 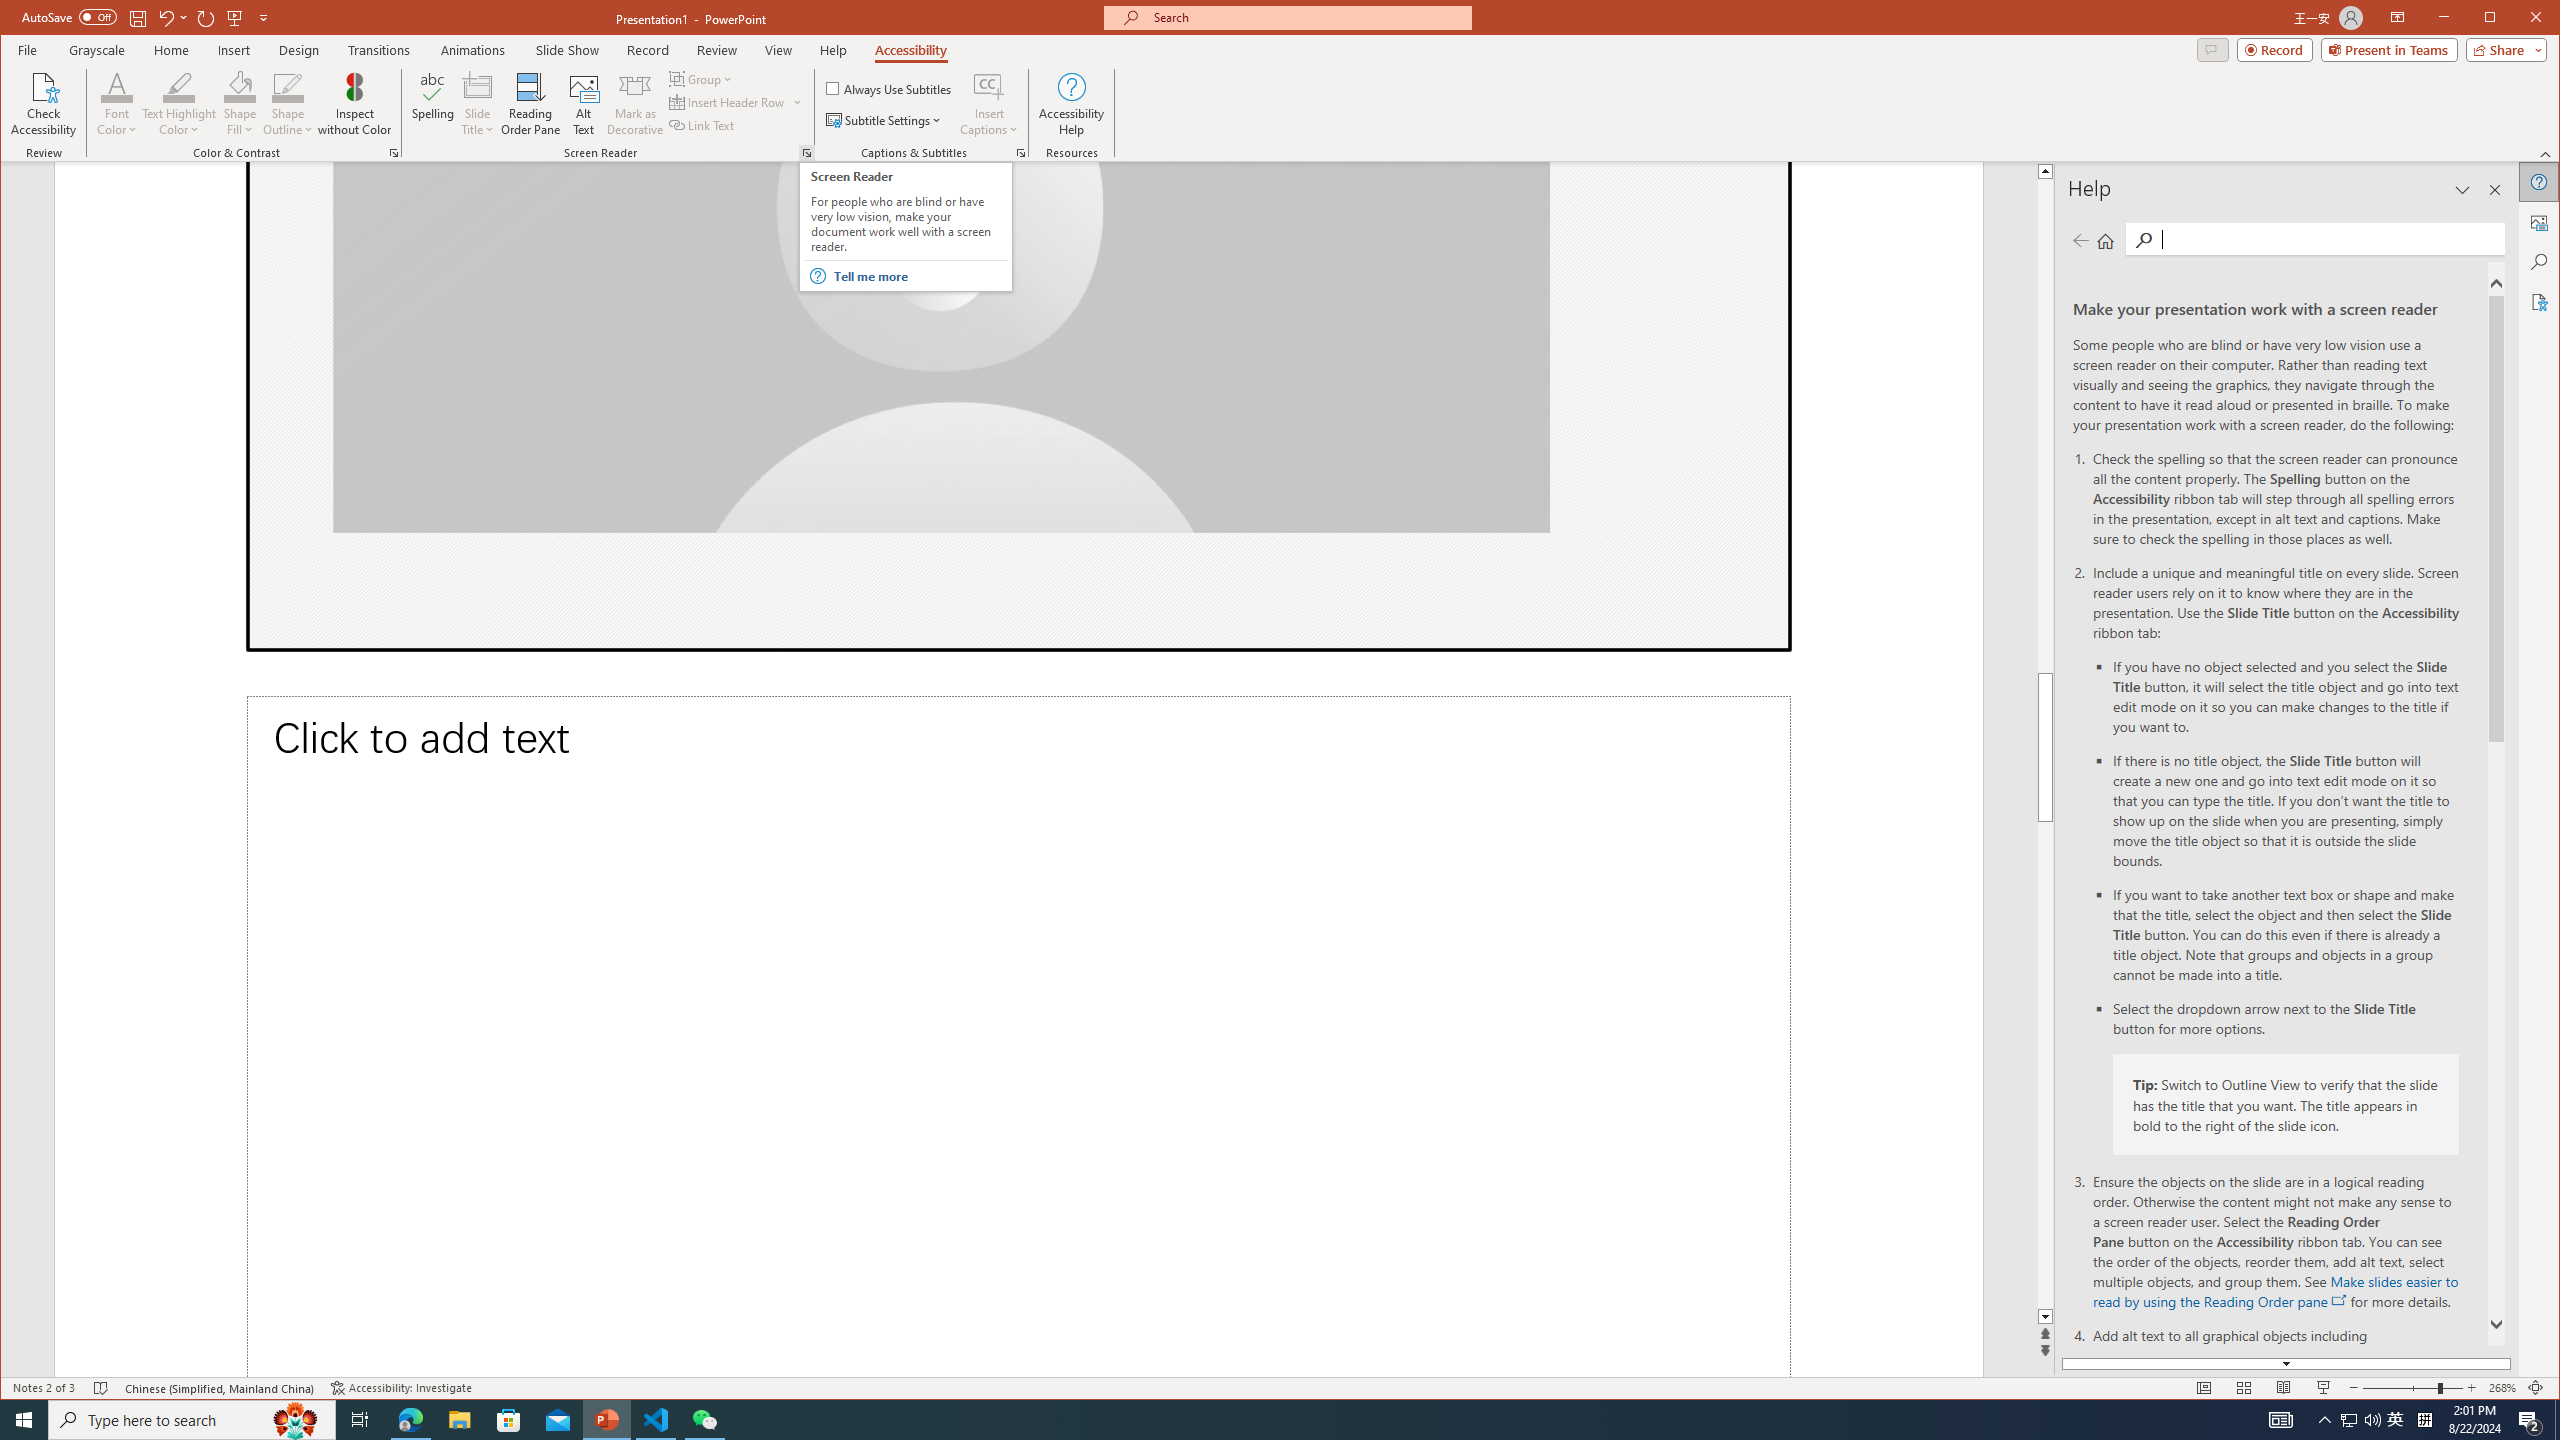 I want to click on 'Screen Reader', so click(x=806, y=153).